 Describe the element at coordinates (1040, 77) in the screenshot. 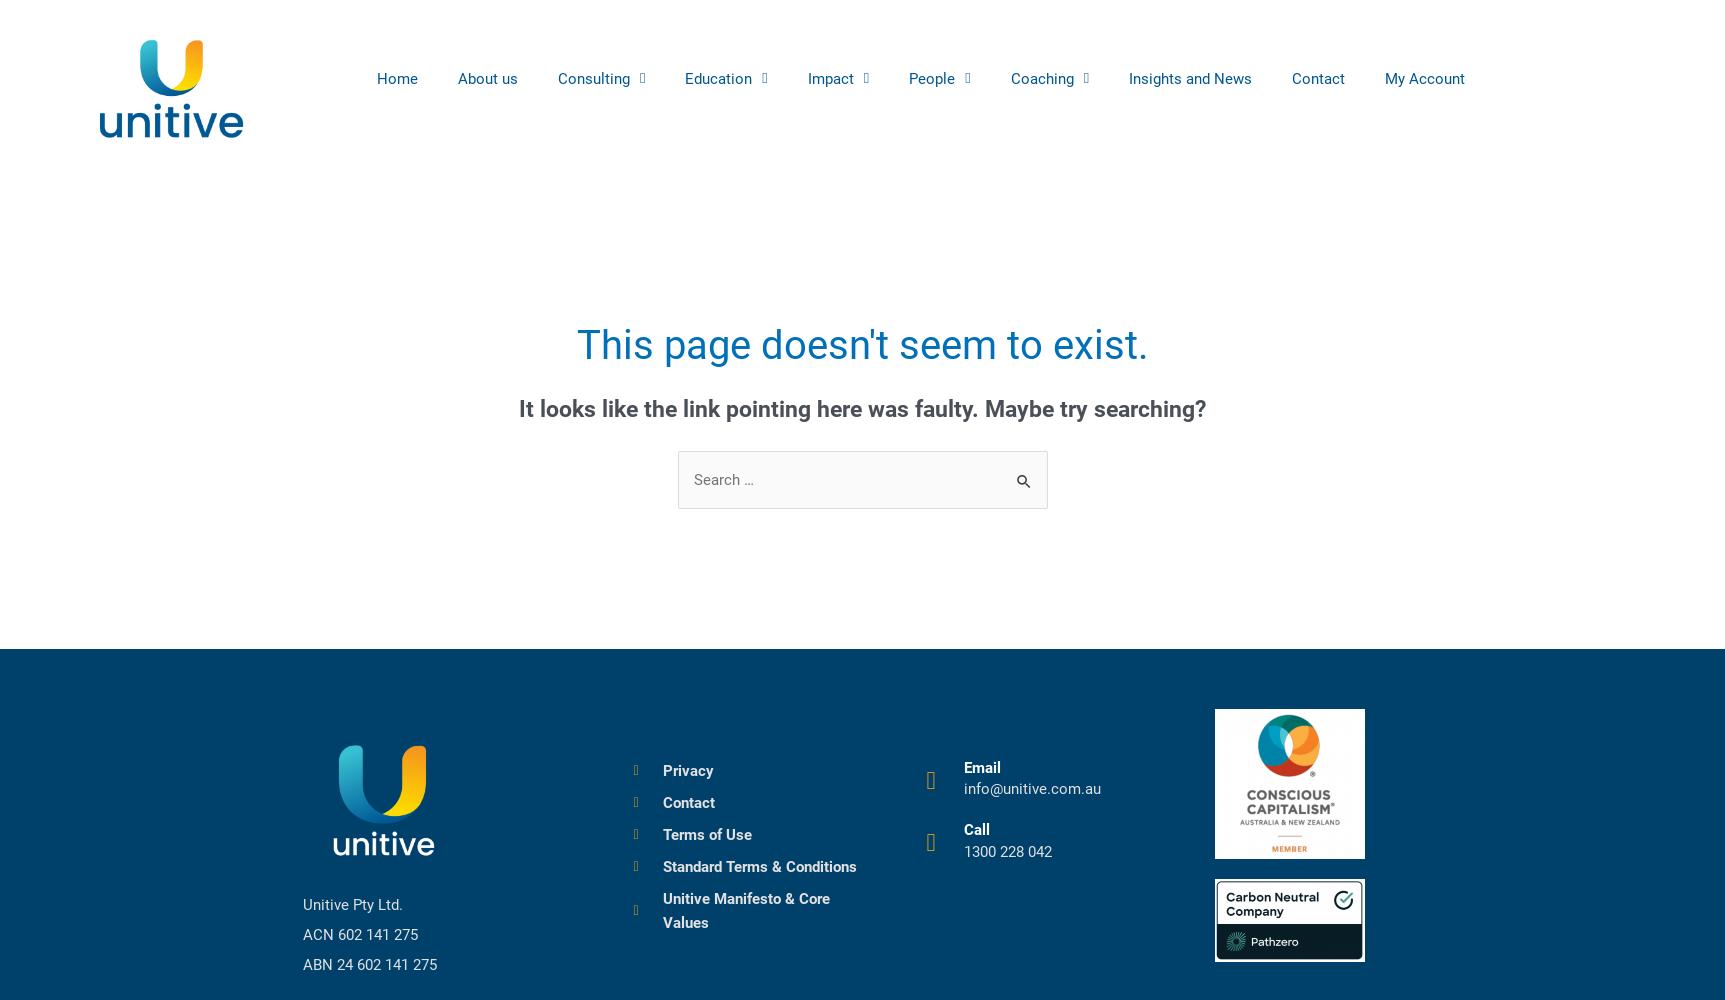

I see `'Coaching'` at that location.